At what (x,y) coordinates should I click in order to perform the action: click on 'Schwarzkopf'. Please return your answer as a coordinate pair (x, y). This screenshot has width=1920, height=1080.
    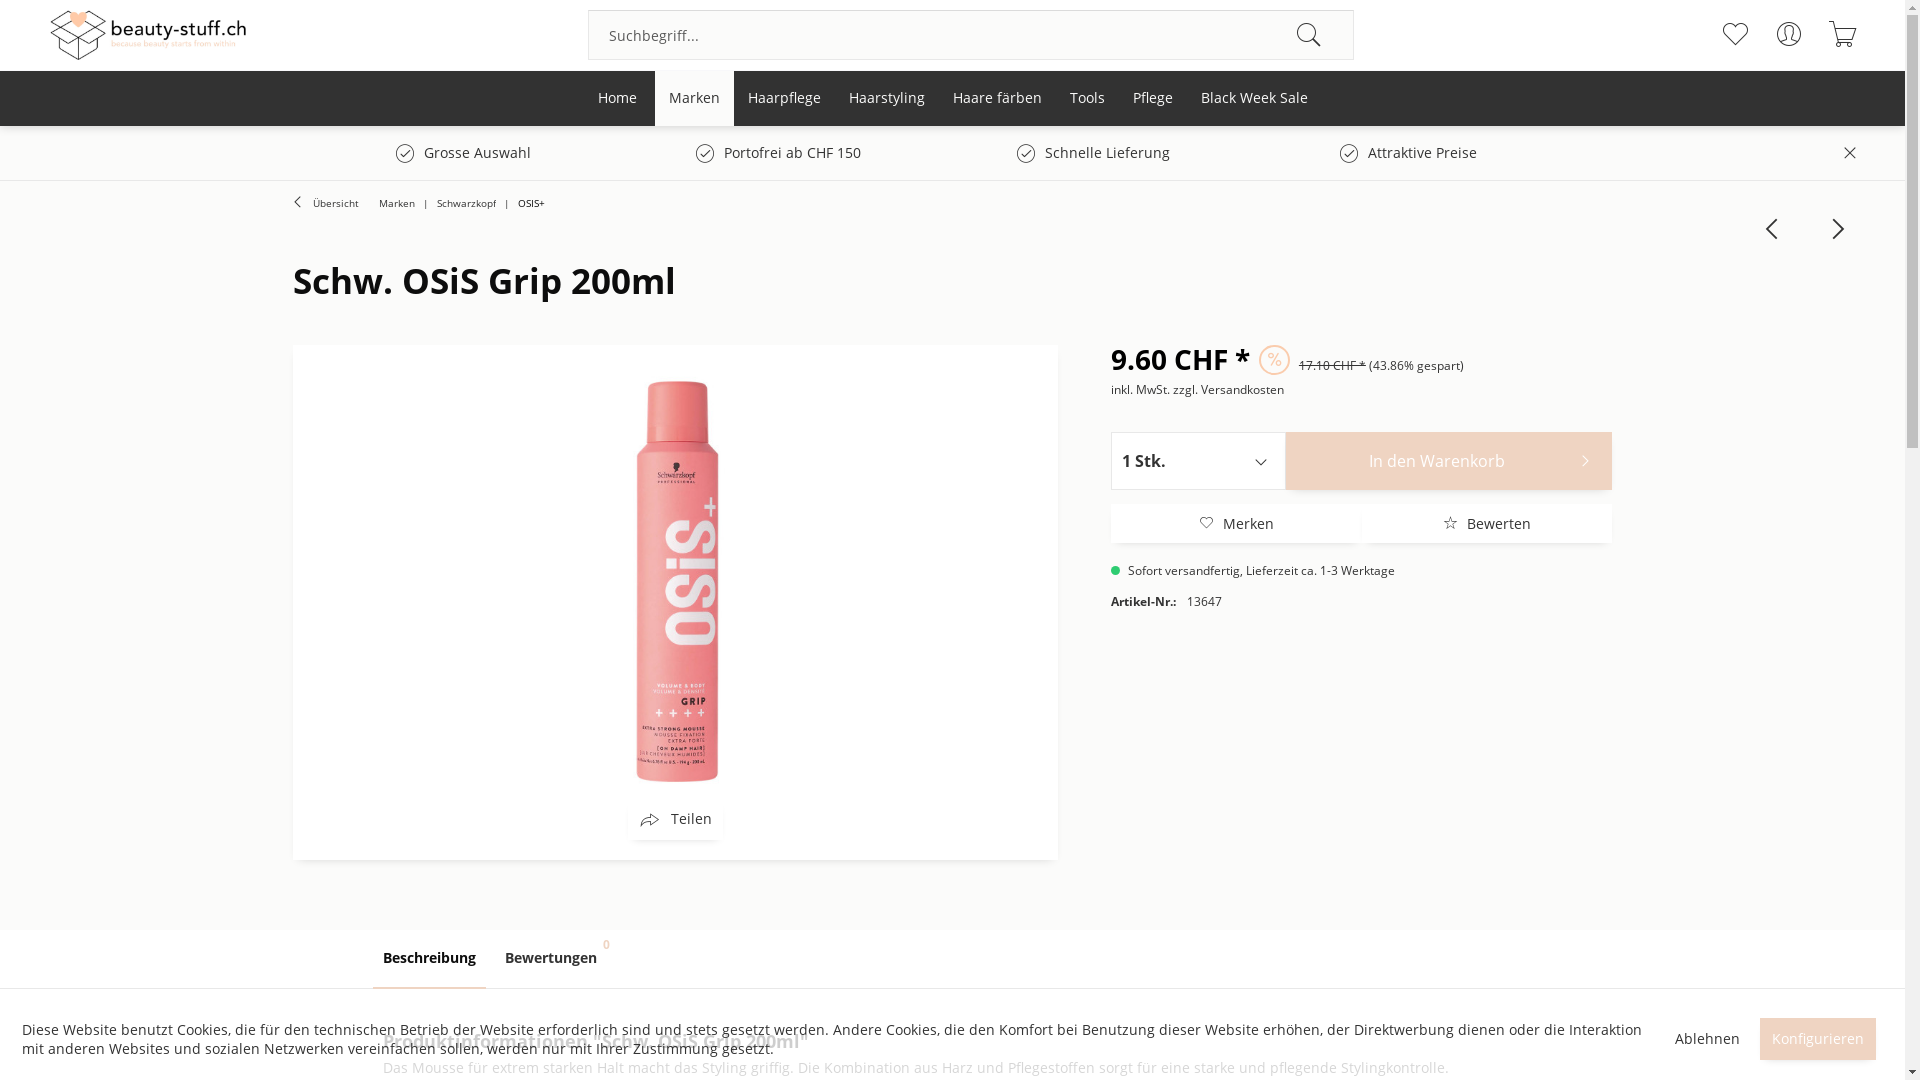
    Looking at the image, I should click on (435, 203).